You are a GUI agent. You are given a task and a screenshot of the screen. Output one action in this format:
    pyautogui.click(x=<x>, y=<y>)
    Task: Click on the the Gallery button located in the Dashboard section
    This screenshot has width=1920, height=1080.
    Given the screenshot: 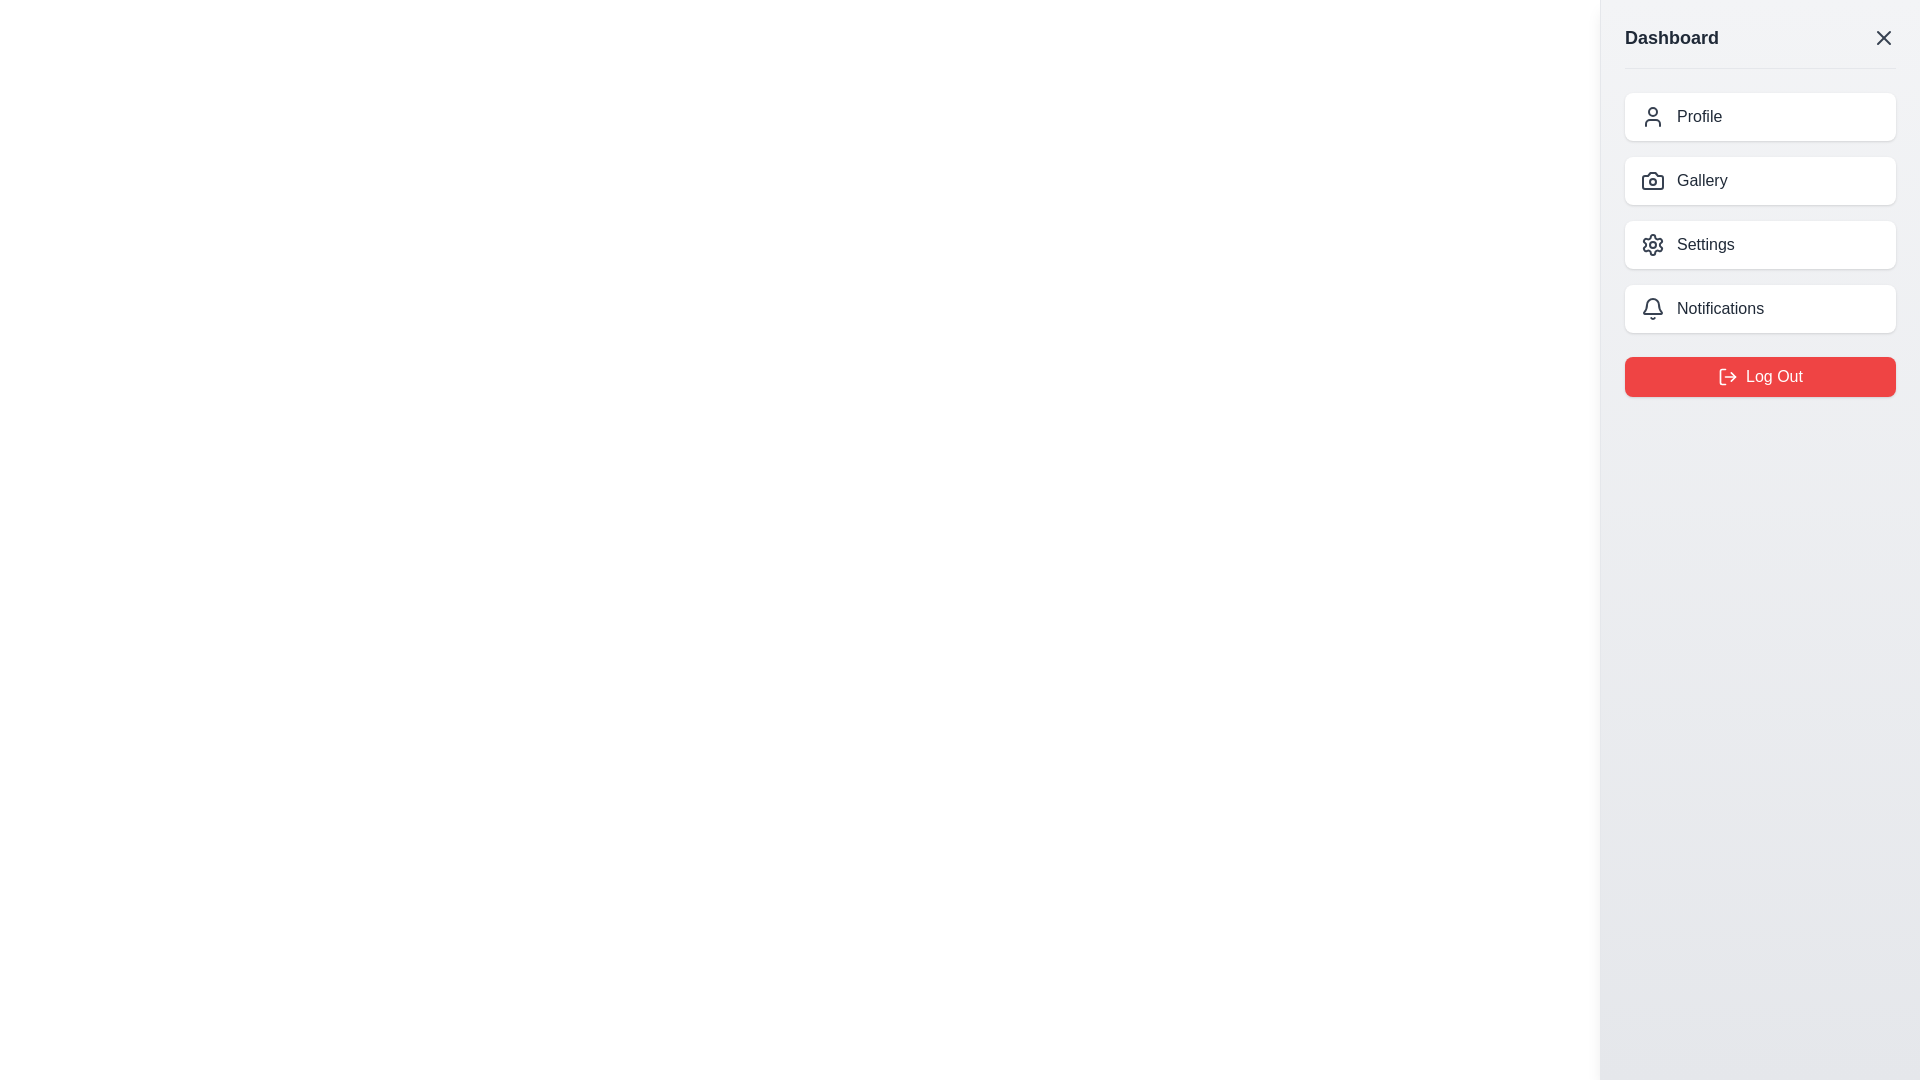 What is the action you would take?
    pyautogui.click(x=1760, y=181)
    